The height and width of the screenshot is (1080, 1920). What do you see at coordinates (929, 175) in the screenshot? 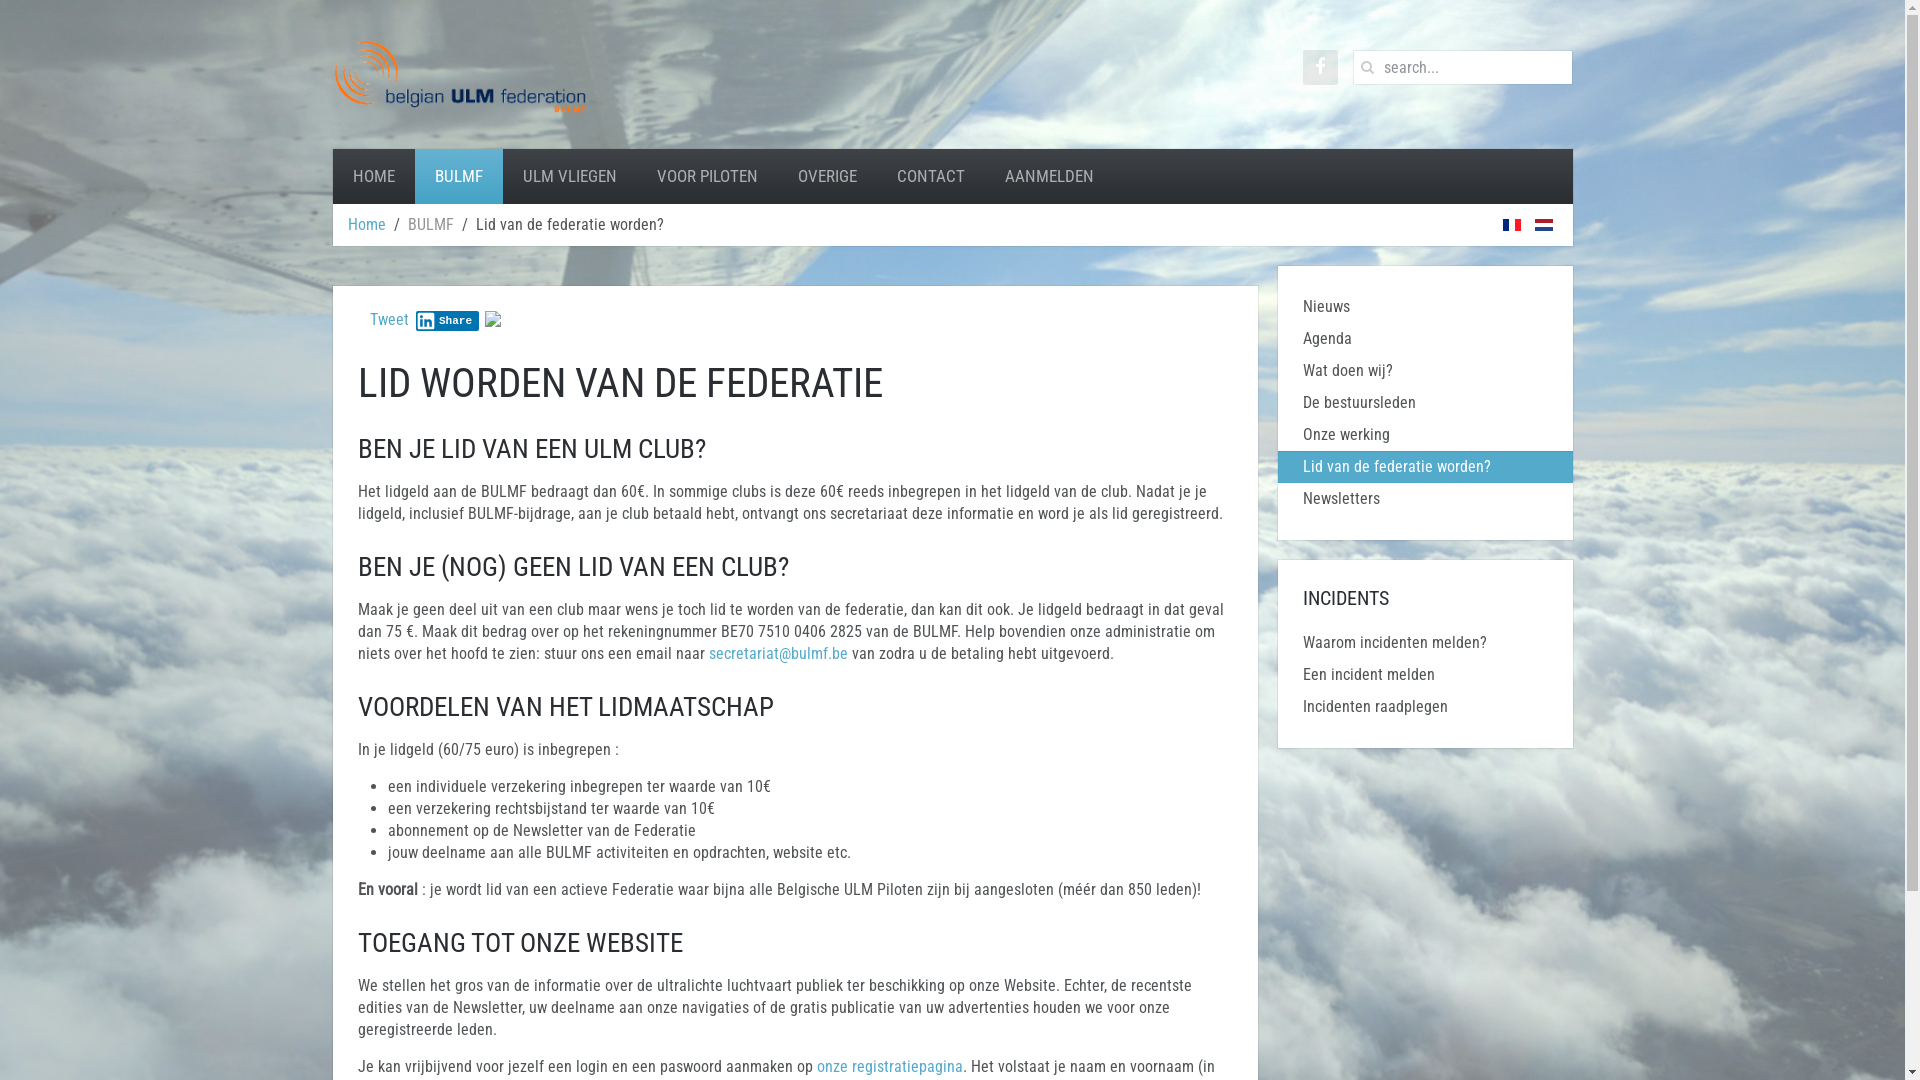
I see `'CONTACT'` at bounding box center [929, 175].